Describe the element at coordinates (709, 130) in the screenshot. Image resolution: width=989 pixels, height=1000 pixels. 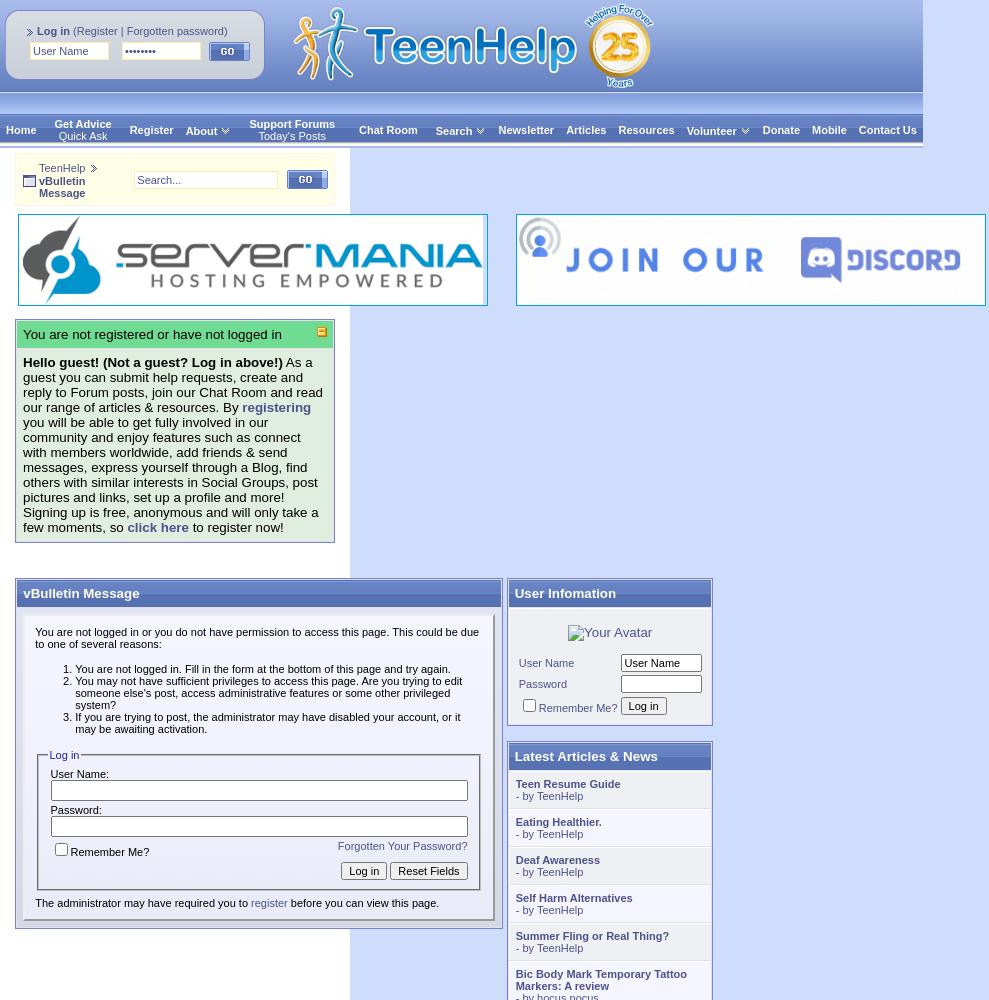
I see `'Volunteer'` at that location.